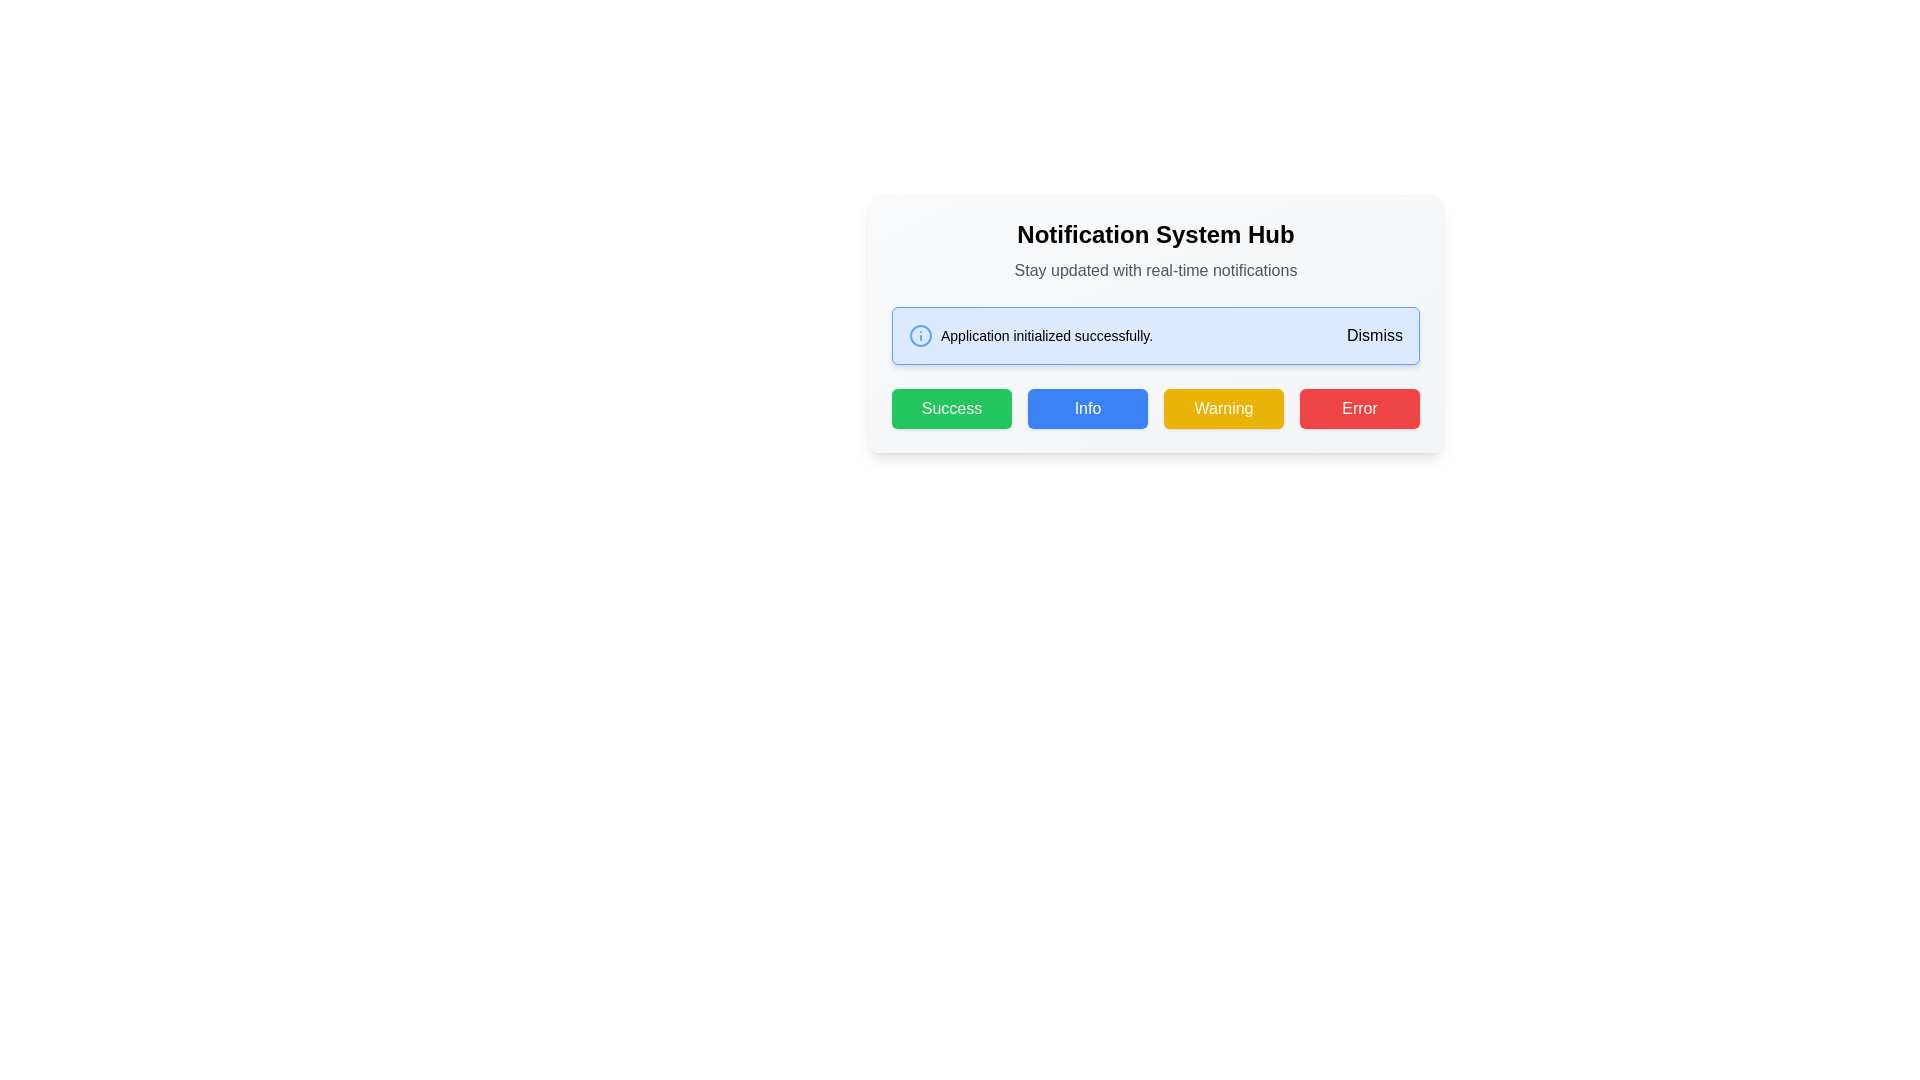 Image resolution: width=1920 pixels, height=1080 pixels. I want to click on the third button from the left in a horizontal row of four buttons located below the 'Notification System Hub' text, so click(1223, 407).